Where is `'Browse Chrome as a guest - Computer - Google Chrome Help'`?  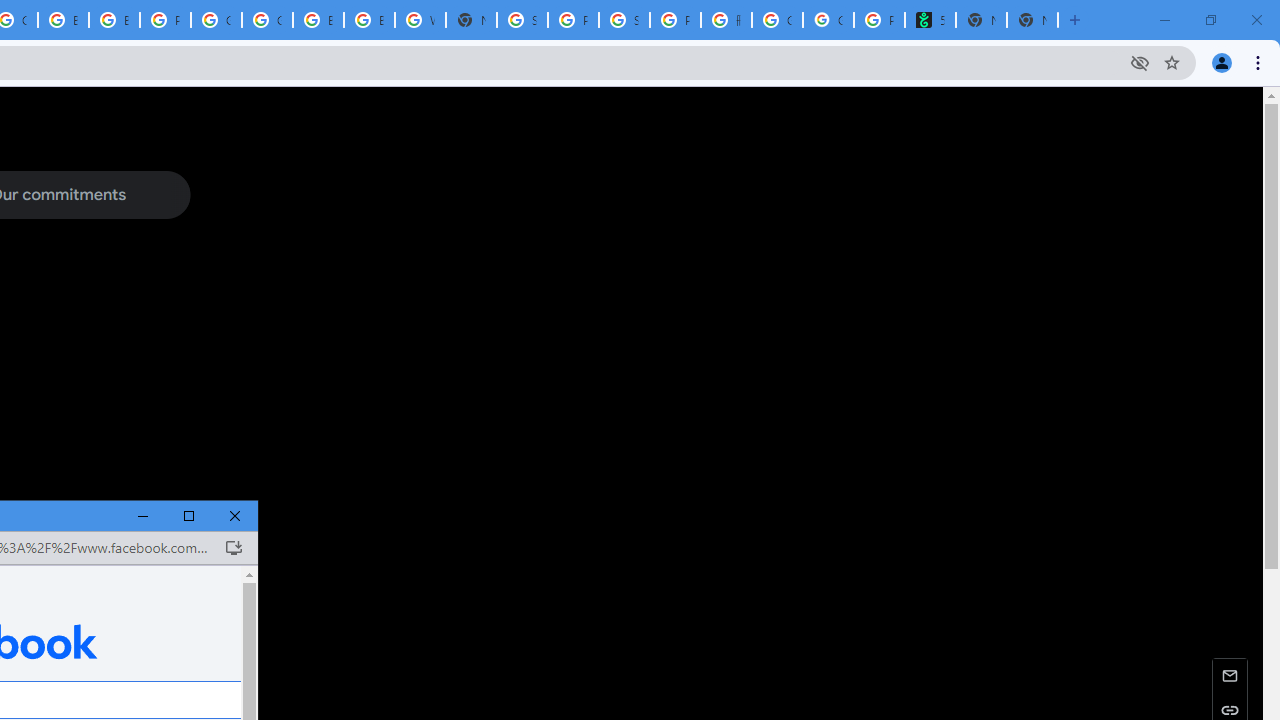
'Browse Chrome as a guest - Computer - Google Chrome Help' is located at coordinates (317, 20).